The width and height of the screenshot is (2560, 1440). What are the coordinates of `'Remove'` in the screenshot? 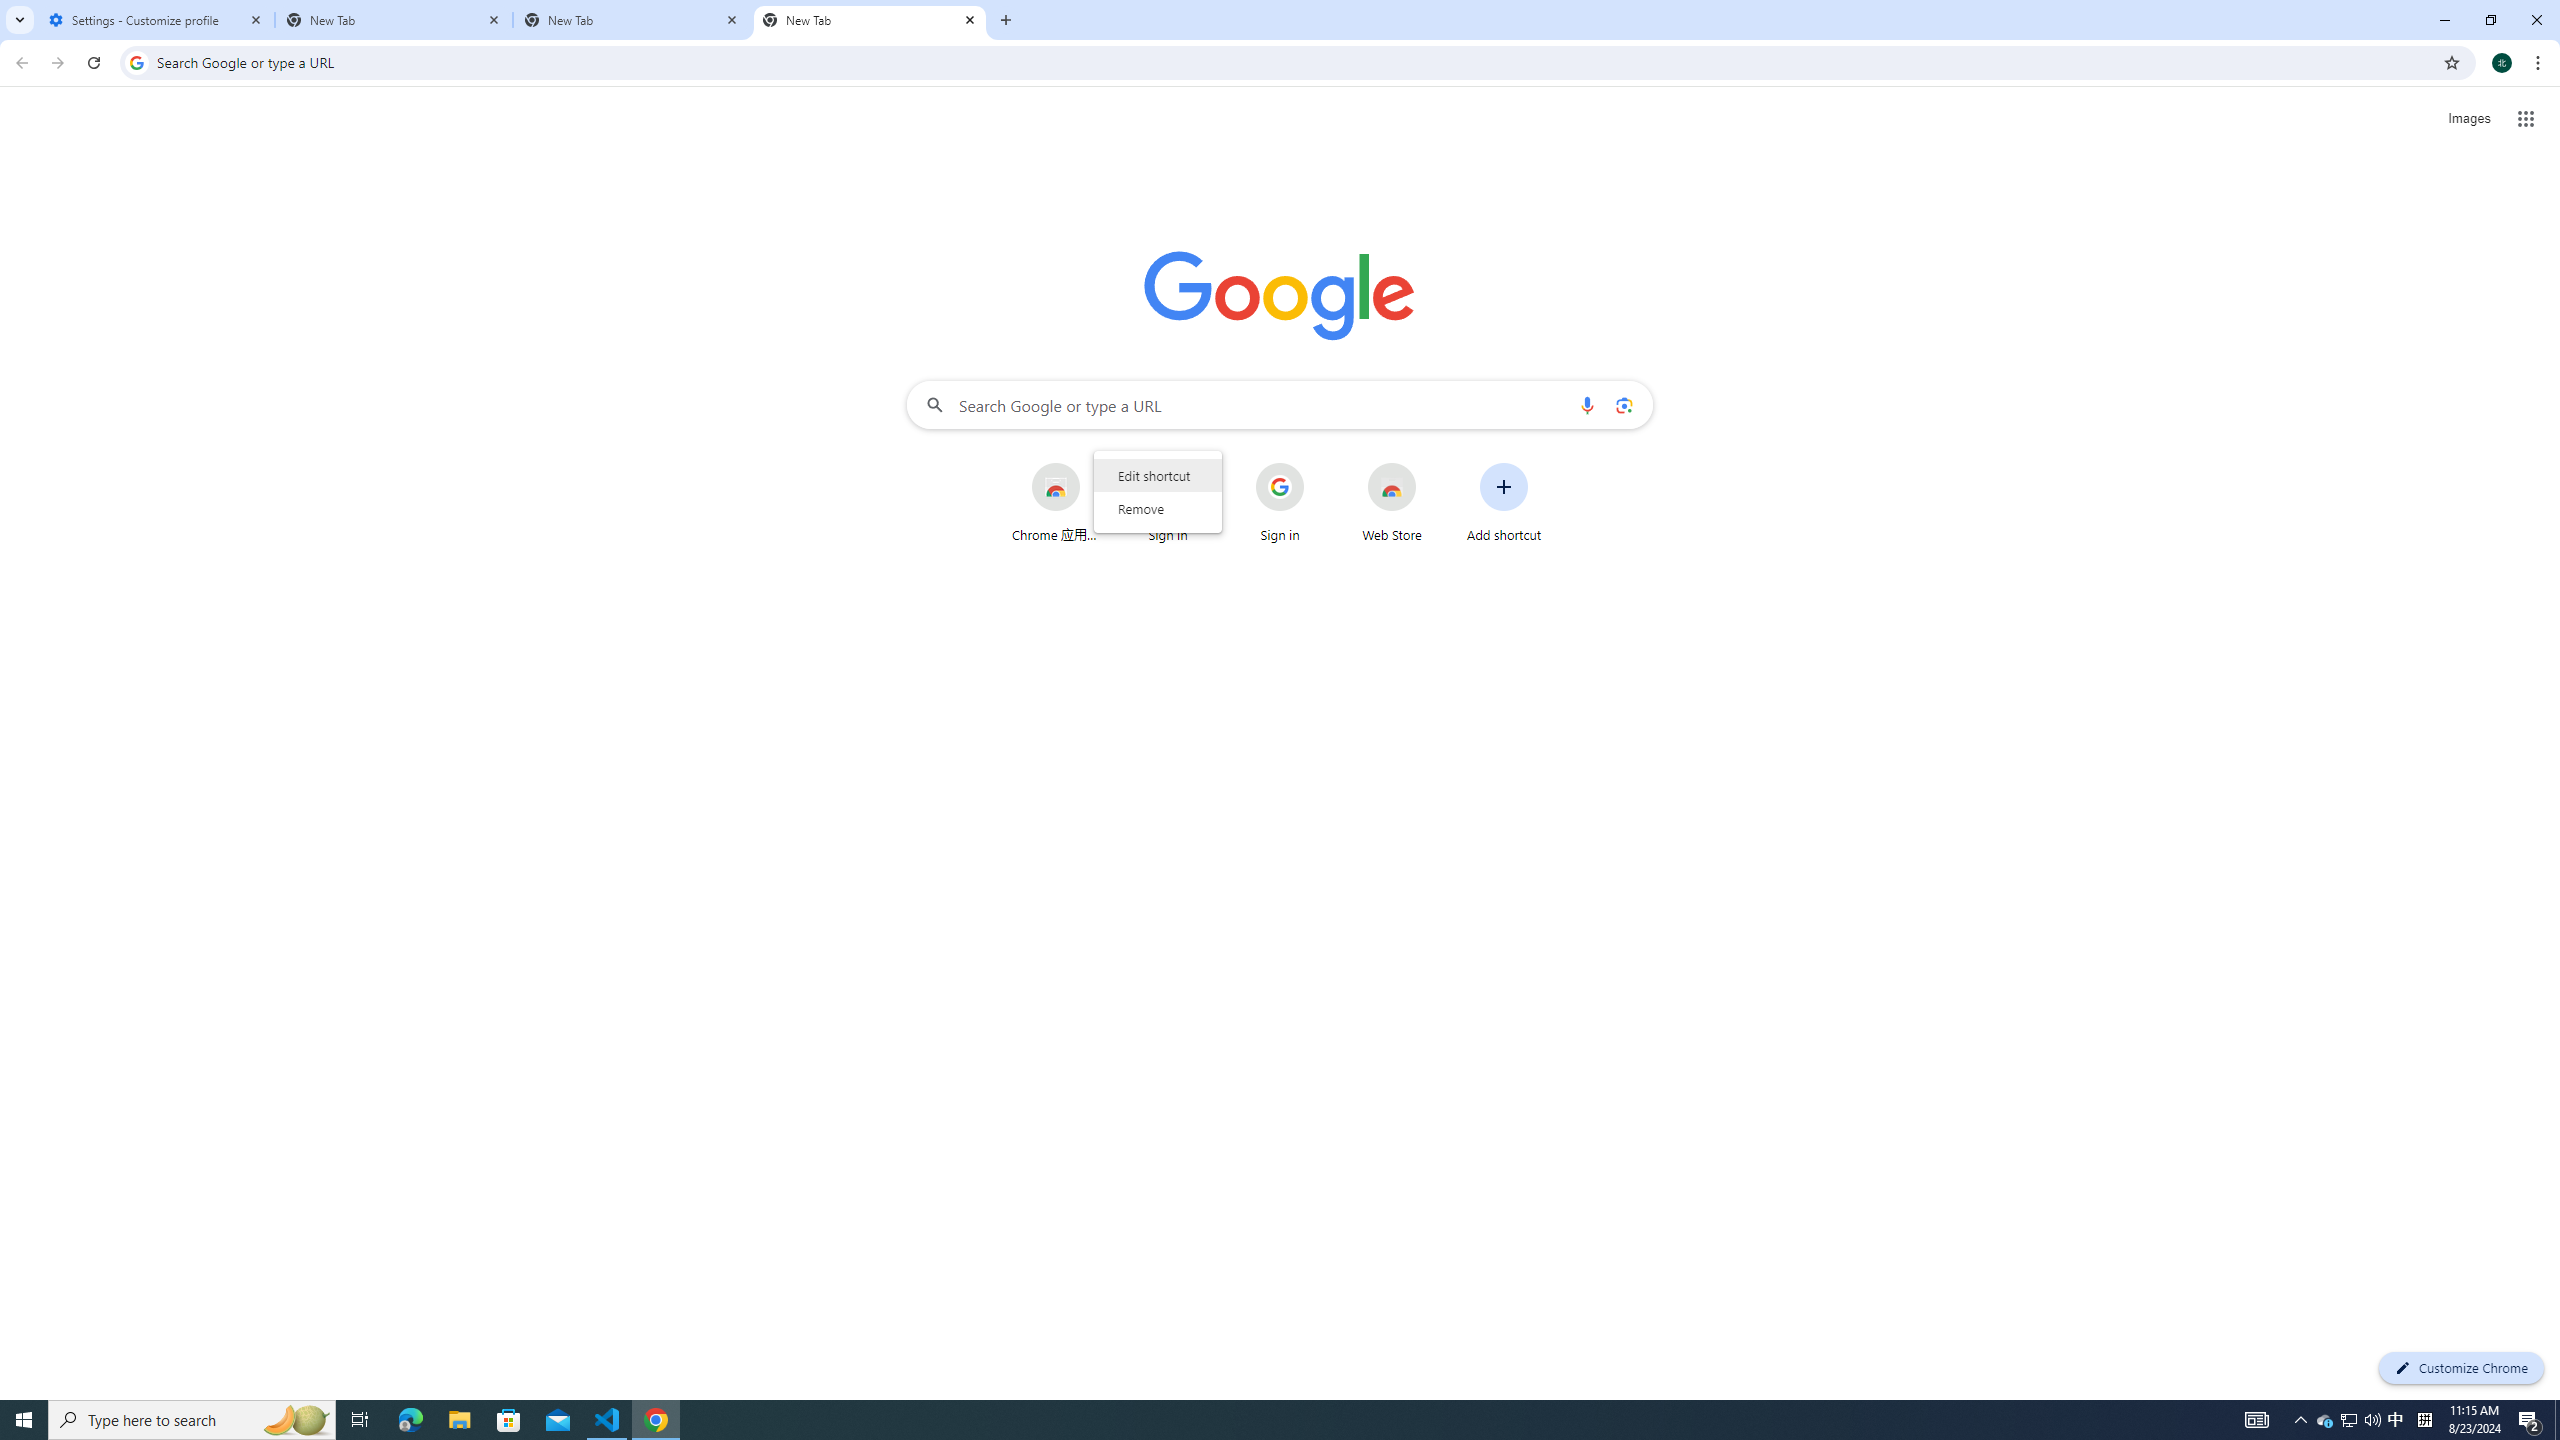 It's located at (1157, 509).